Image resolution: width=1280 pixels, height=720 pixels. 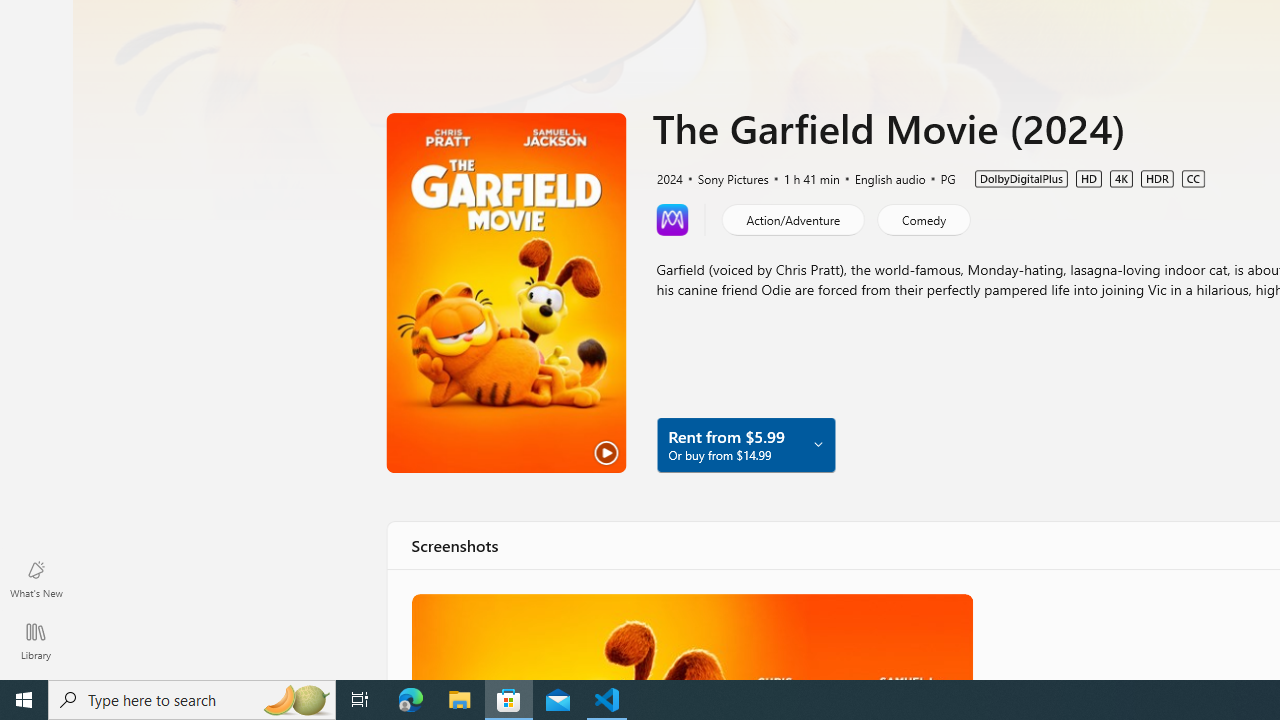 What do you see at coordinates (880, 177) in the screenshot?
I see `'English audio'` at bounding box center [880, 177].